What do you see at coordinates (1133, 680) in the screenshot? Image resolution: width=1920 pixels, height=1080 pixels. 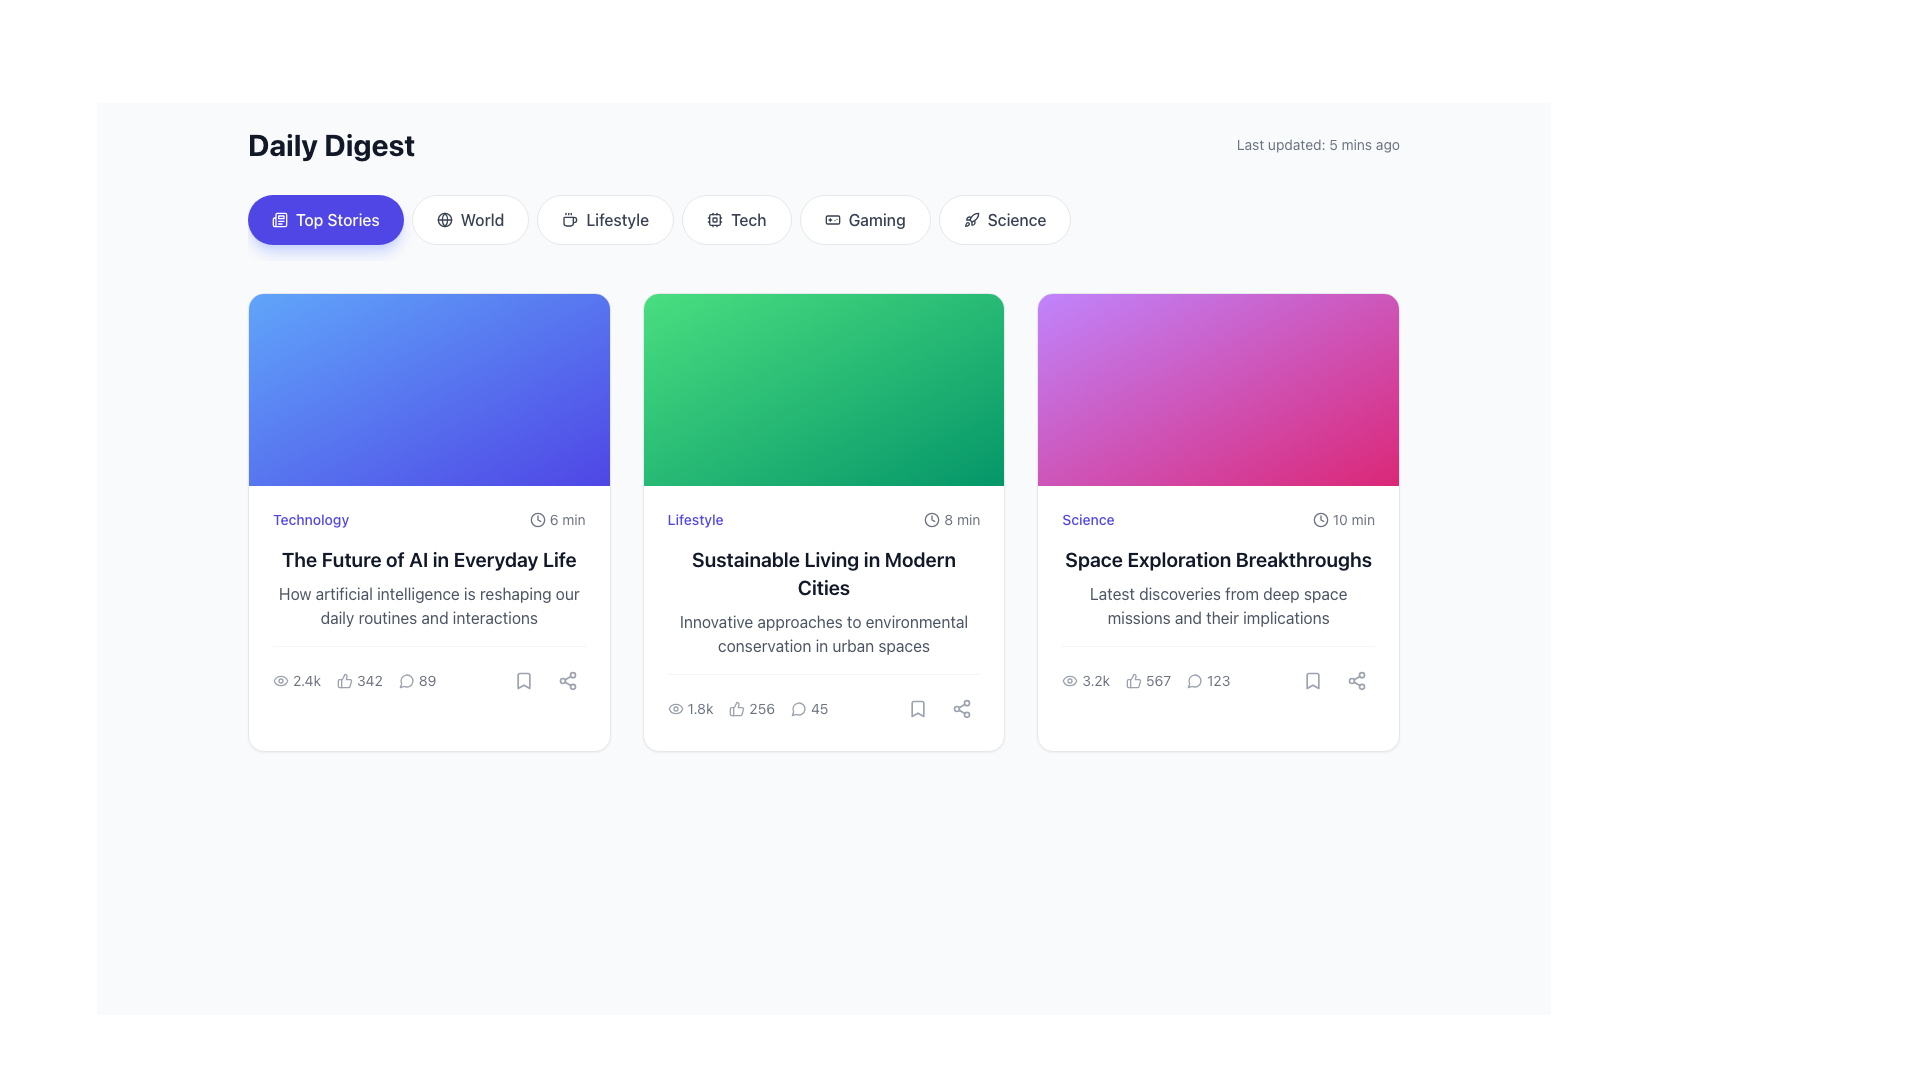 I see `the Thumbs-Up icon located within the numeric display area '567' for the article titled 'Space Exploration Breakthroughs' to possibly toggle a like or approval` at bounding box center [1133, 680].